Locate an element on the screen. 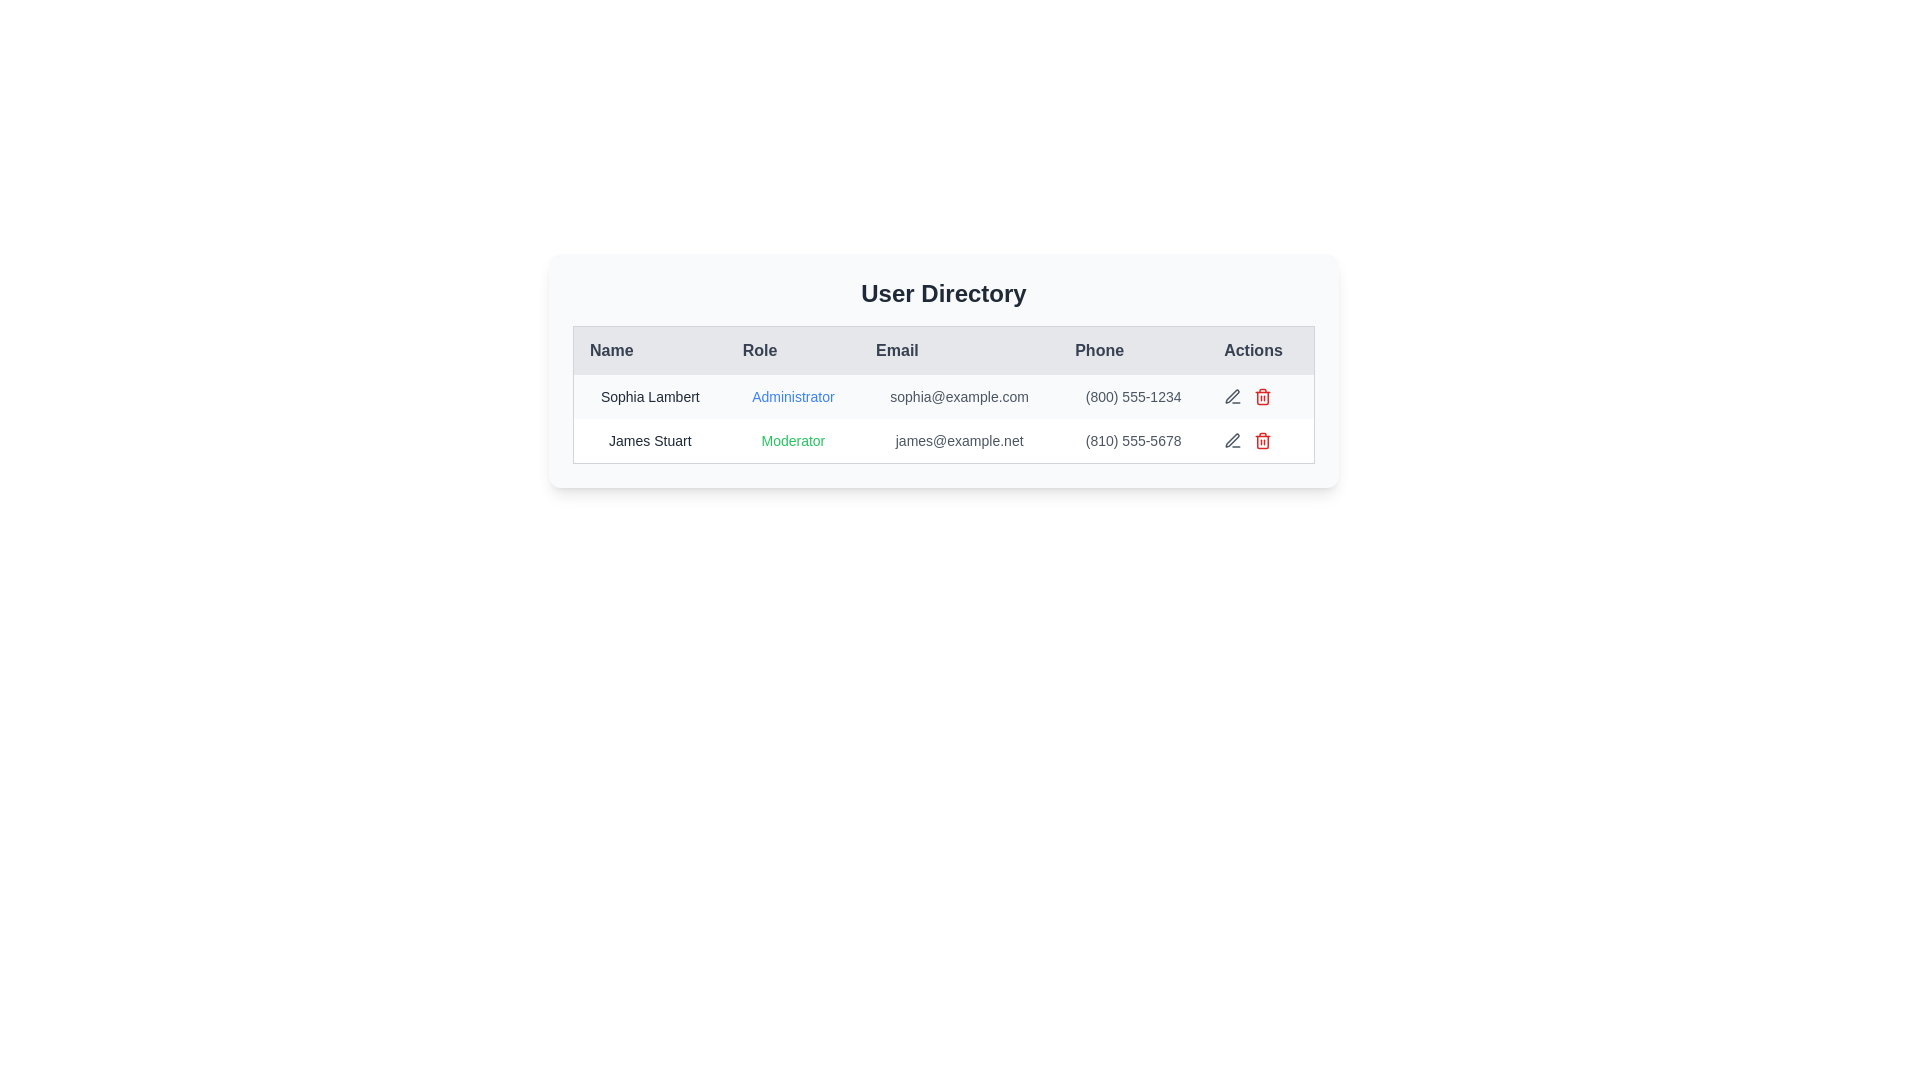 The height and width of the screenshot is (1080, 1920). the static text displaying the phone number '(800) 555-1234' associated with the user 'Sophia Lambert' is located at coordinates (1133, 397).